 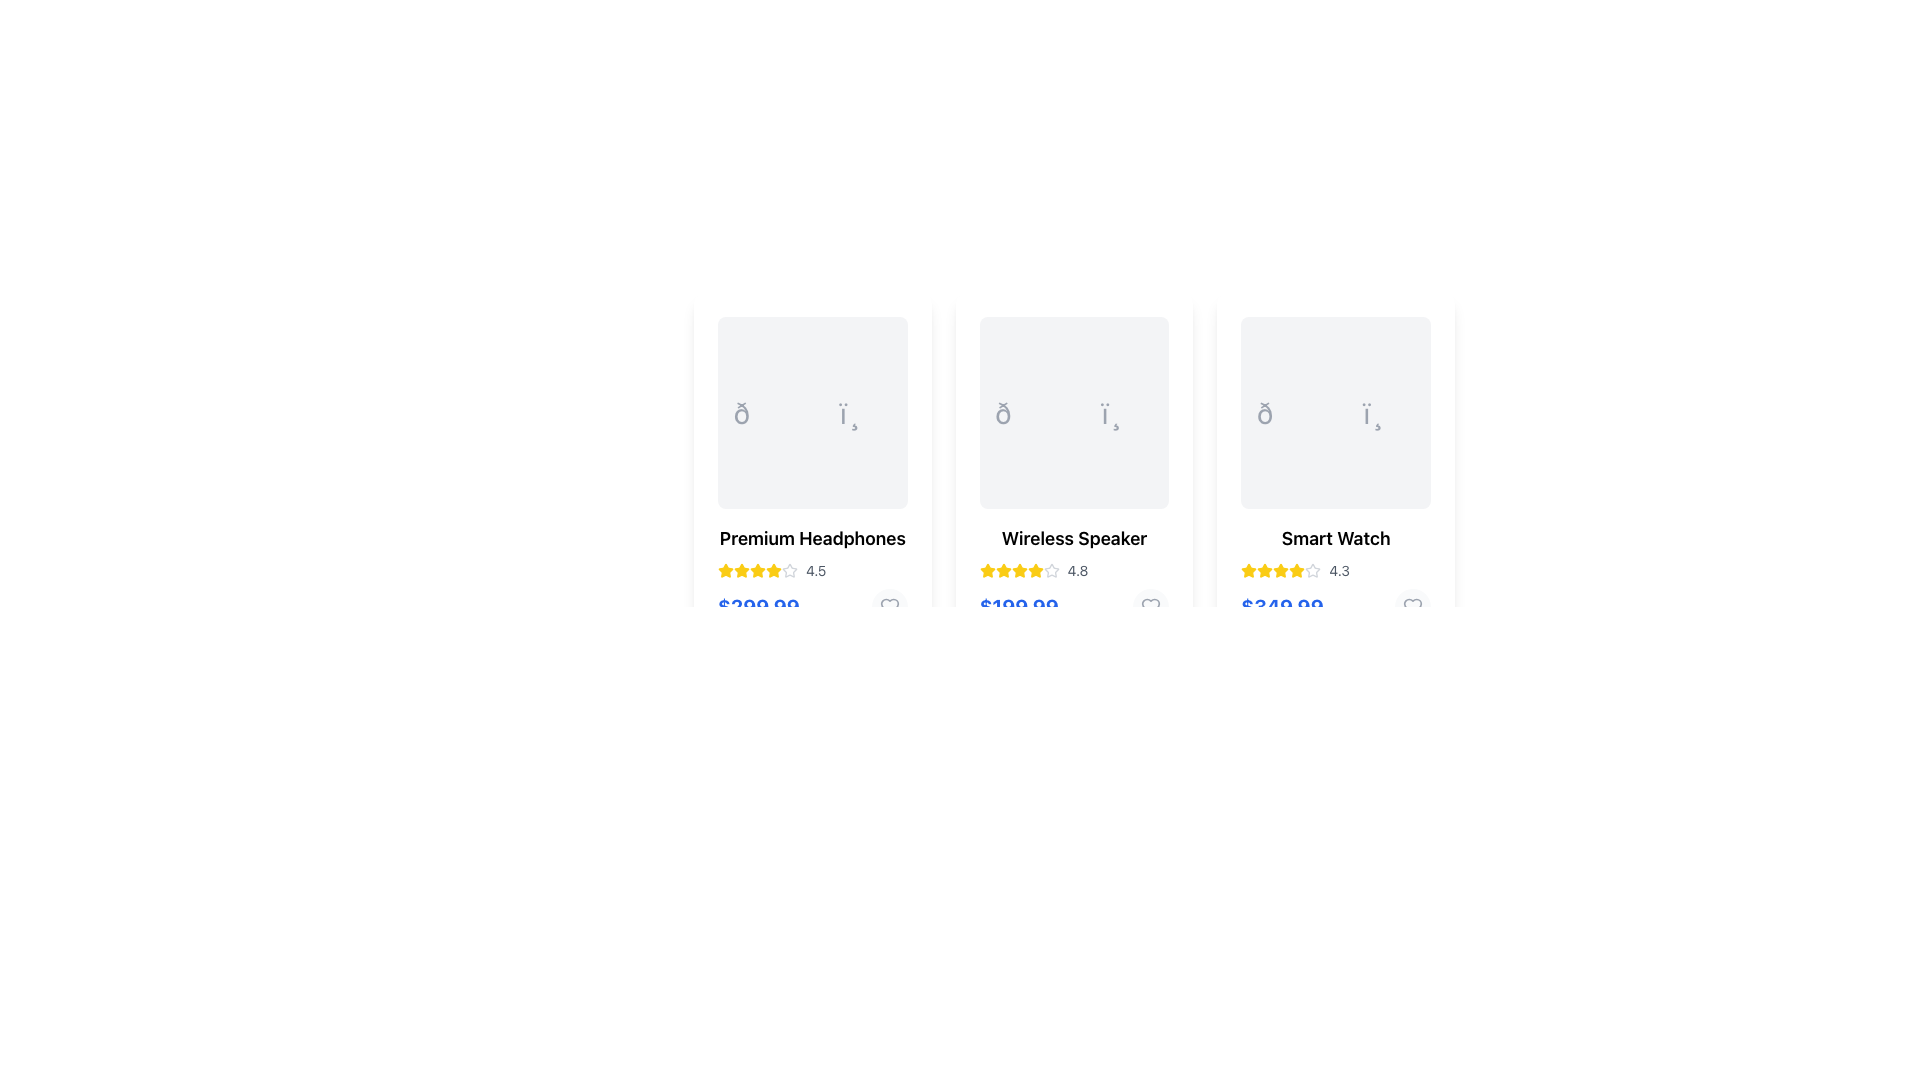 I want to click on the heart-shaped icon, so click(x=1411, y=605).